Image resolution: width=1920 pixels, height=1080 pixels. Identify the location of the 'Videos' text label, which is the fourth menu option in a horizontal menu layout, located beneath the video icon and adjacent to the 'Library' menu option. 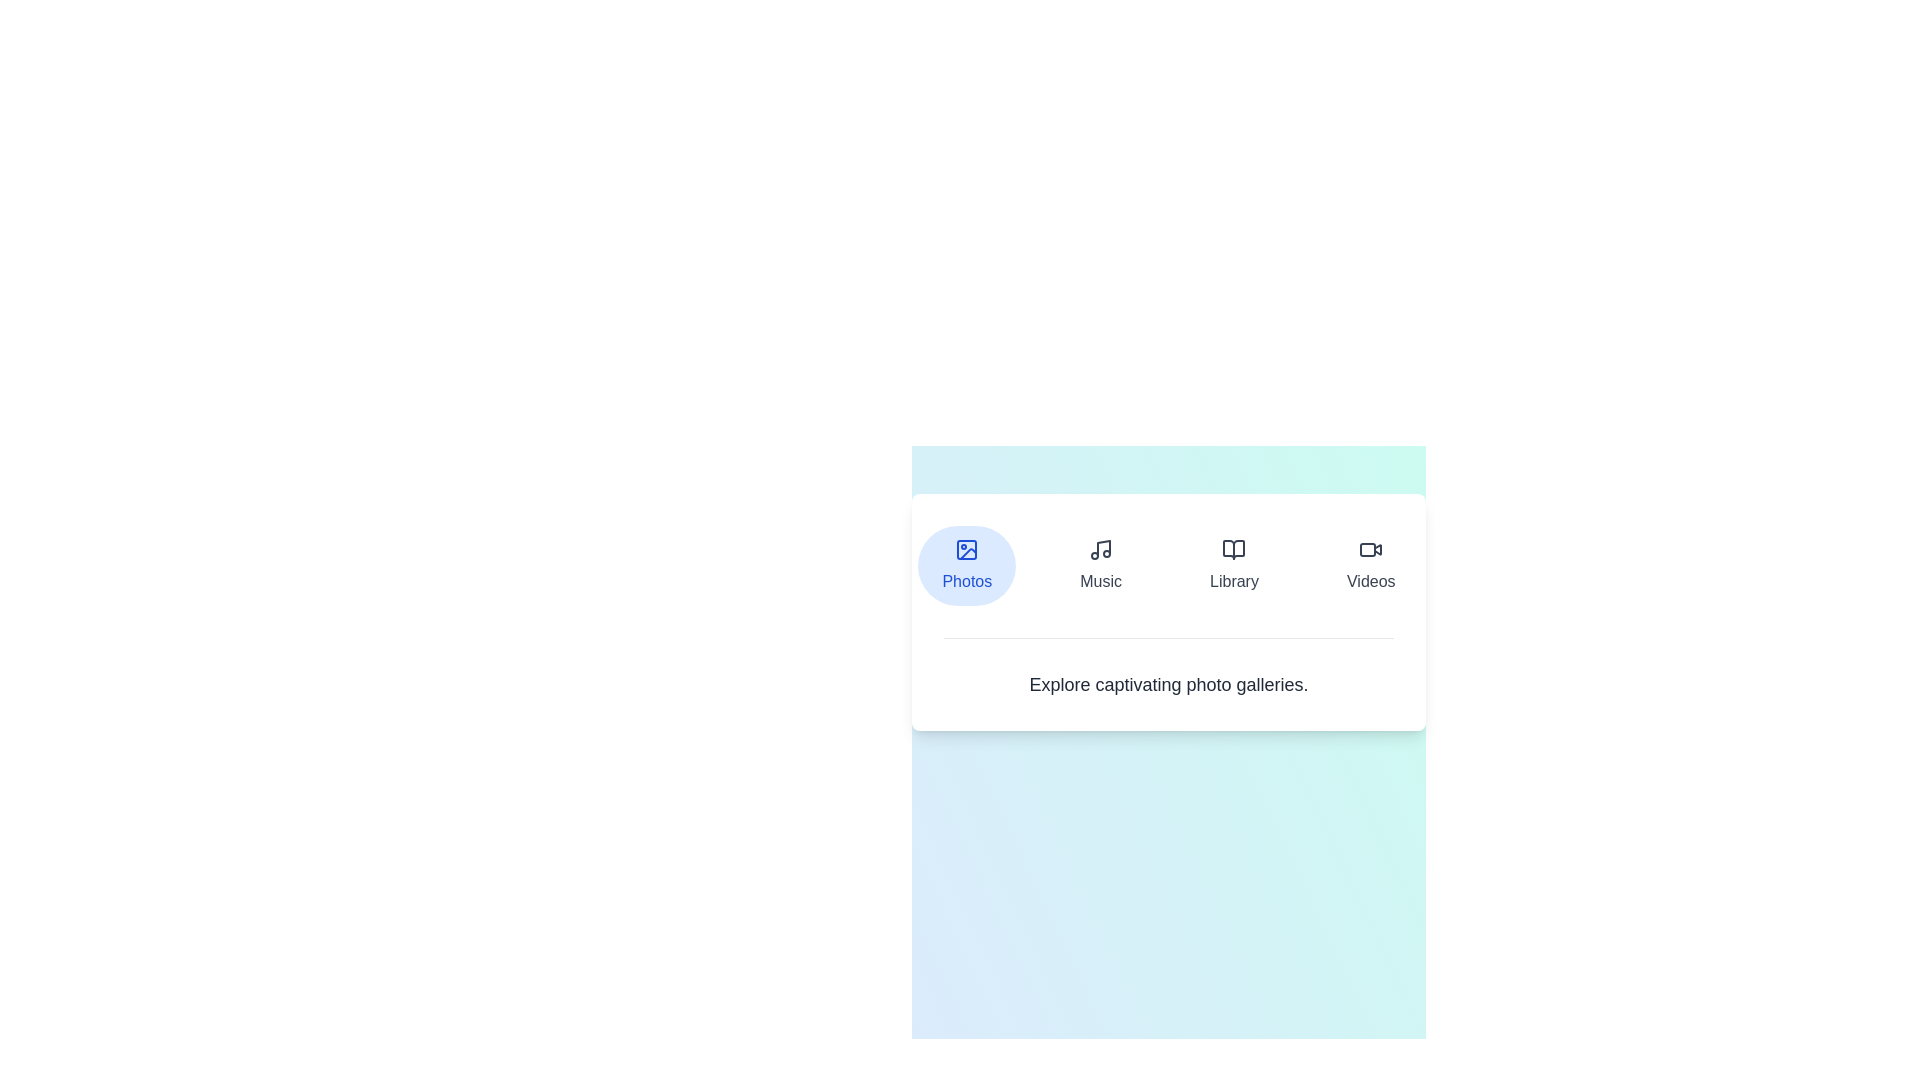
(1370, 582).